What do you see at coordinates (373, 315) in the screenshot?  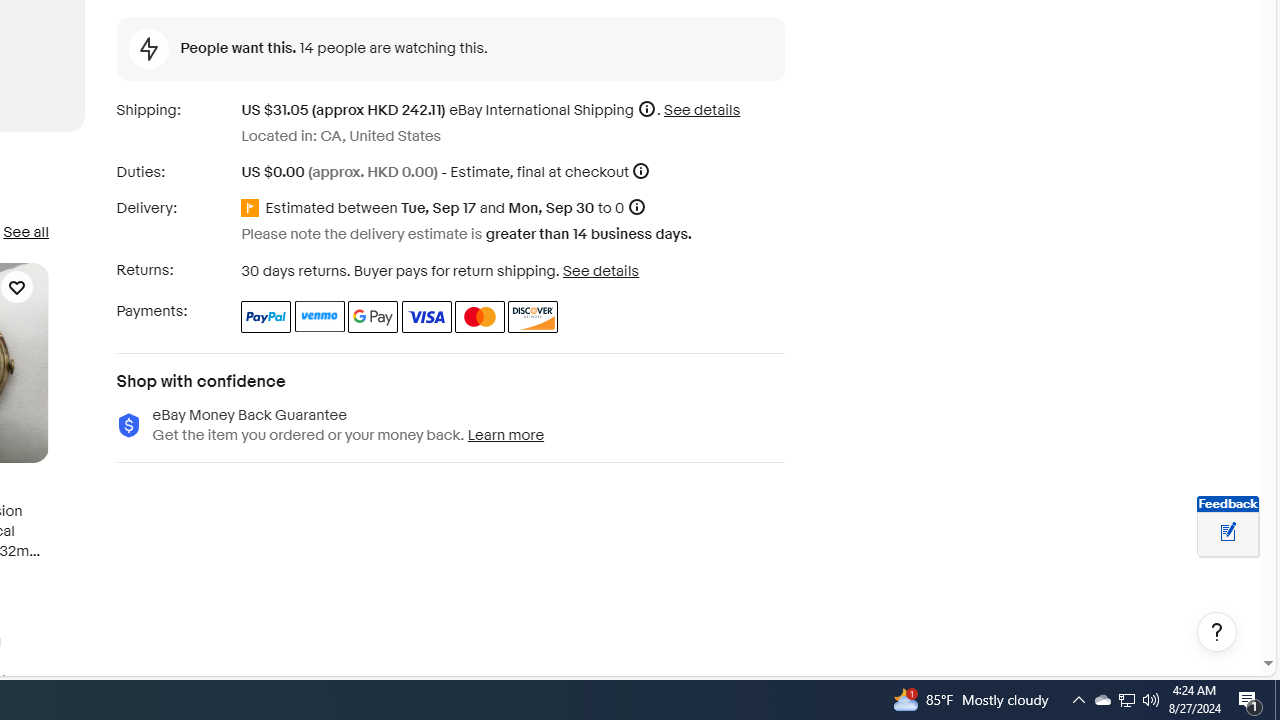 I see `'Google Pay'` at bounding box center [373, 315].